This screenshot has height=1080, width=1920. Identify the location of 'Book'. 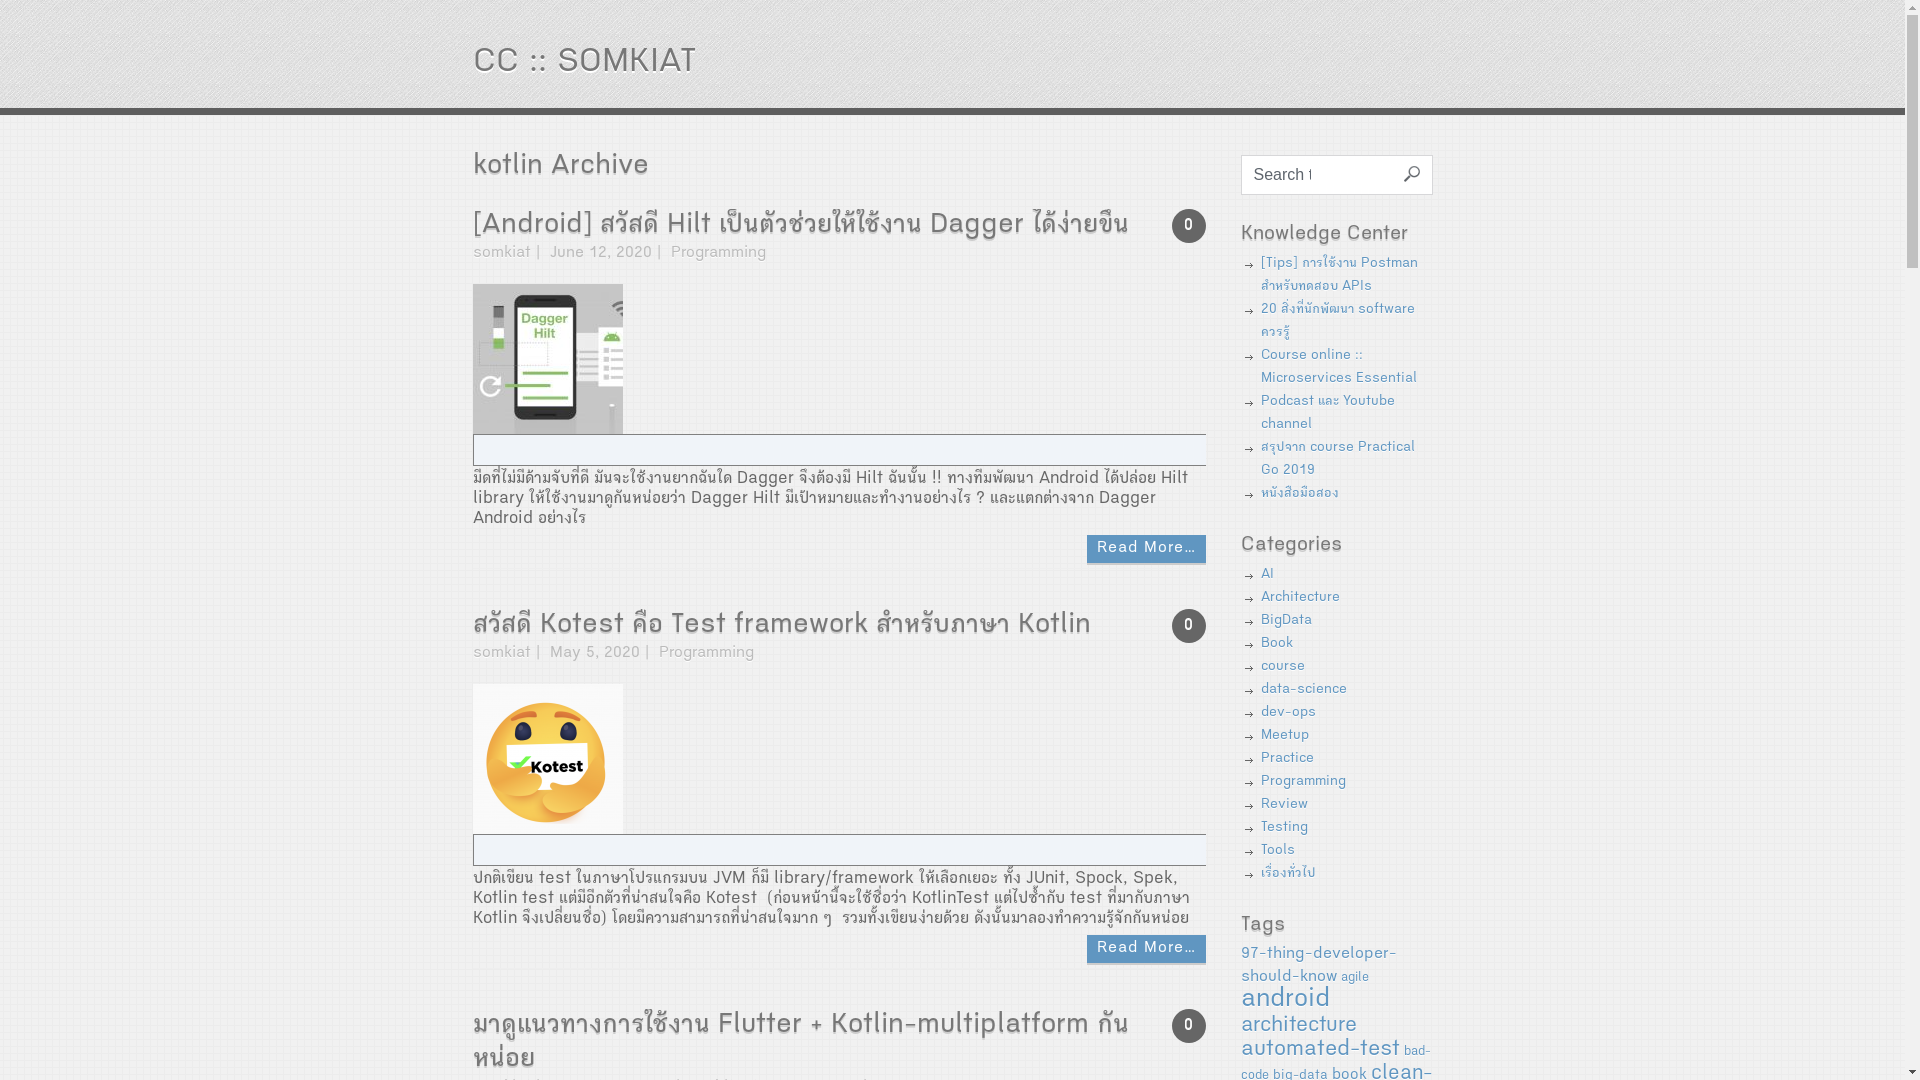
(1275, 644).